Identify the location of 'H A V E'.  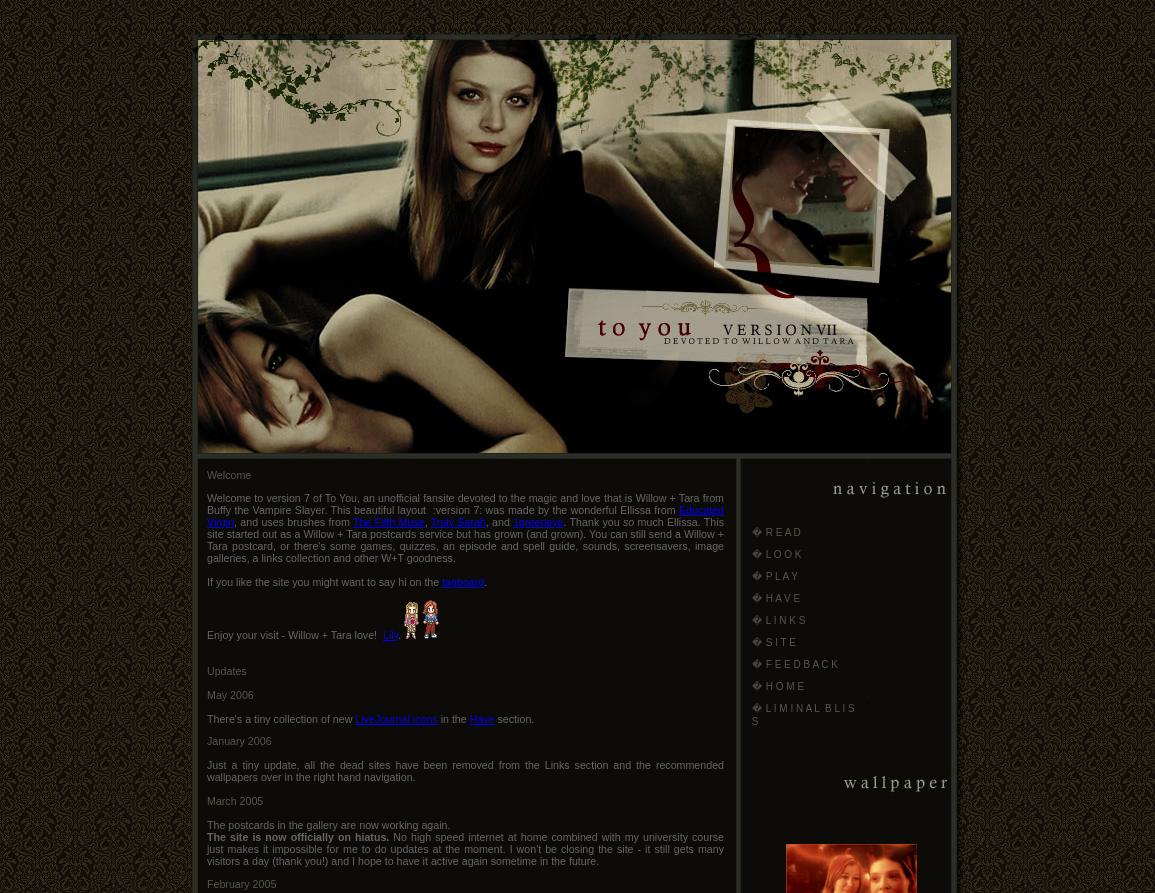
(782, 598).